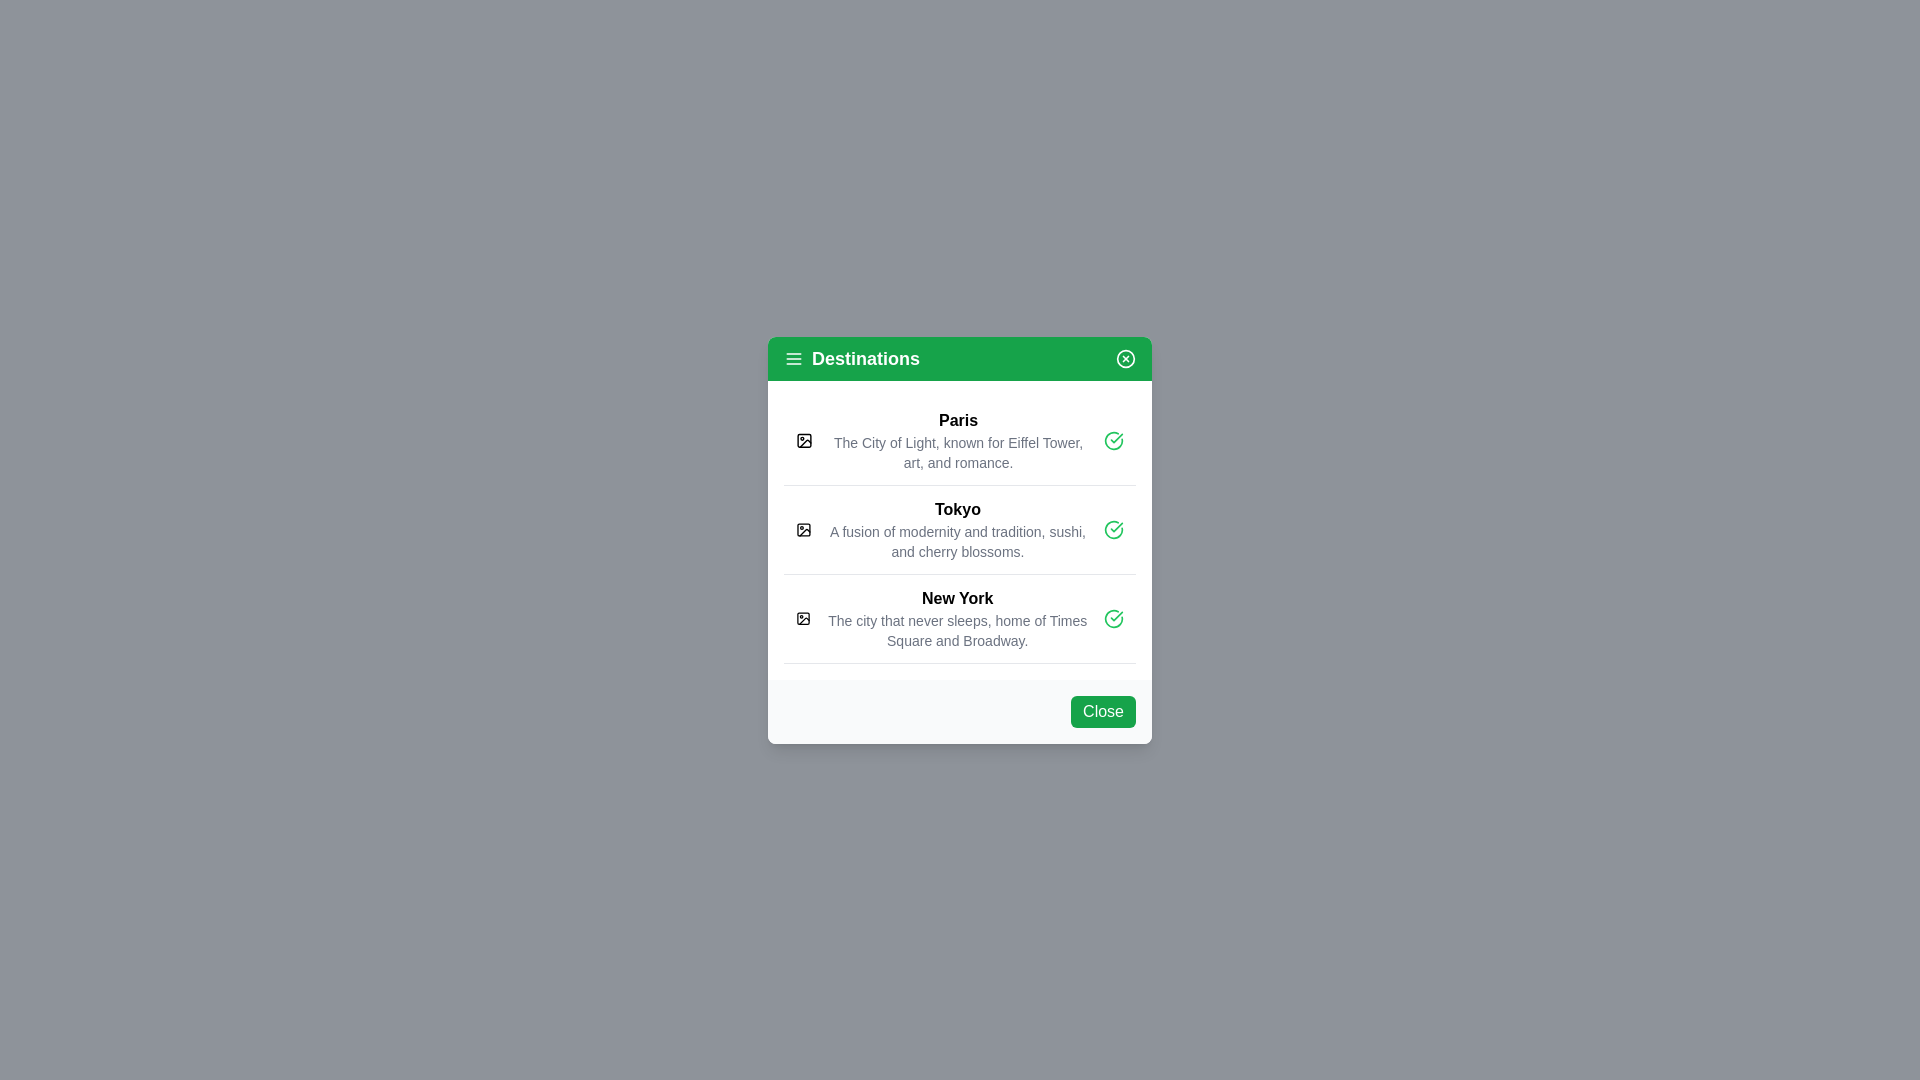 This screenshot has width=1920, height=1080. I want to click on the text element describing the destination 'Tokyo', which is the second item in a vertical list of destinations, located between 'Paris' and 'New York', so click(956, 528).